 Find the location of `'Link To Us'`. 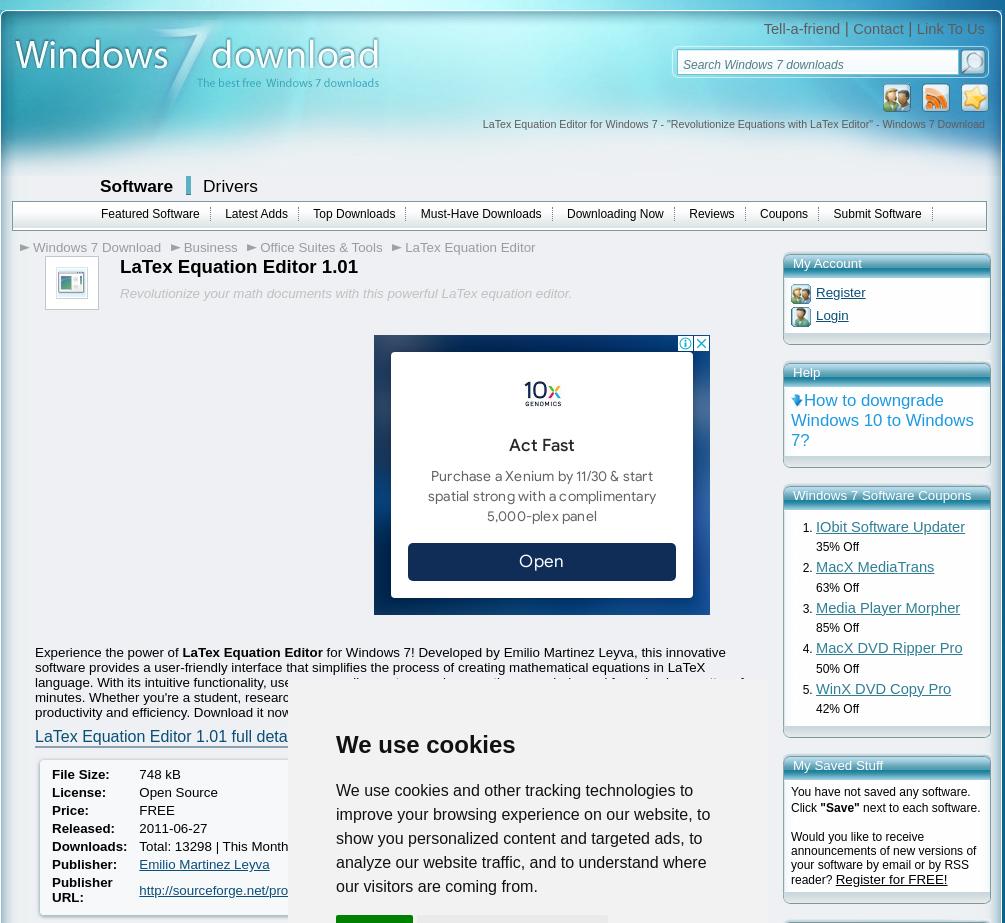

'Link To Us' is located at coordinates (949, 28).